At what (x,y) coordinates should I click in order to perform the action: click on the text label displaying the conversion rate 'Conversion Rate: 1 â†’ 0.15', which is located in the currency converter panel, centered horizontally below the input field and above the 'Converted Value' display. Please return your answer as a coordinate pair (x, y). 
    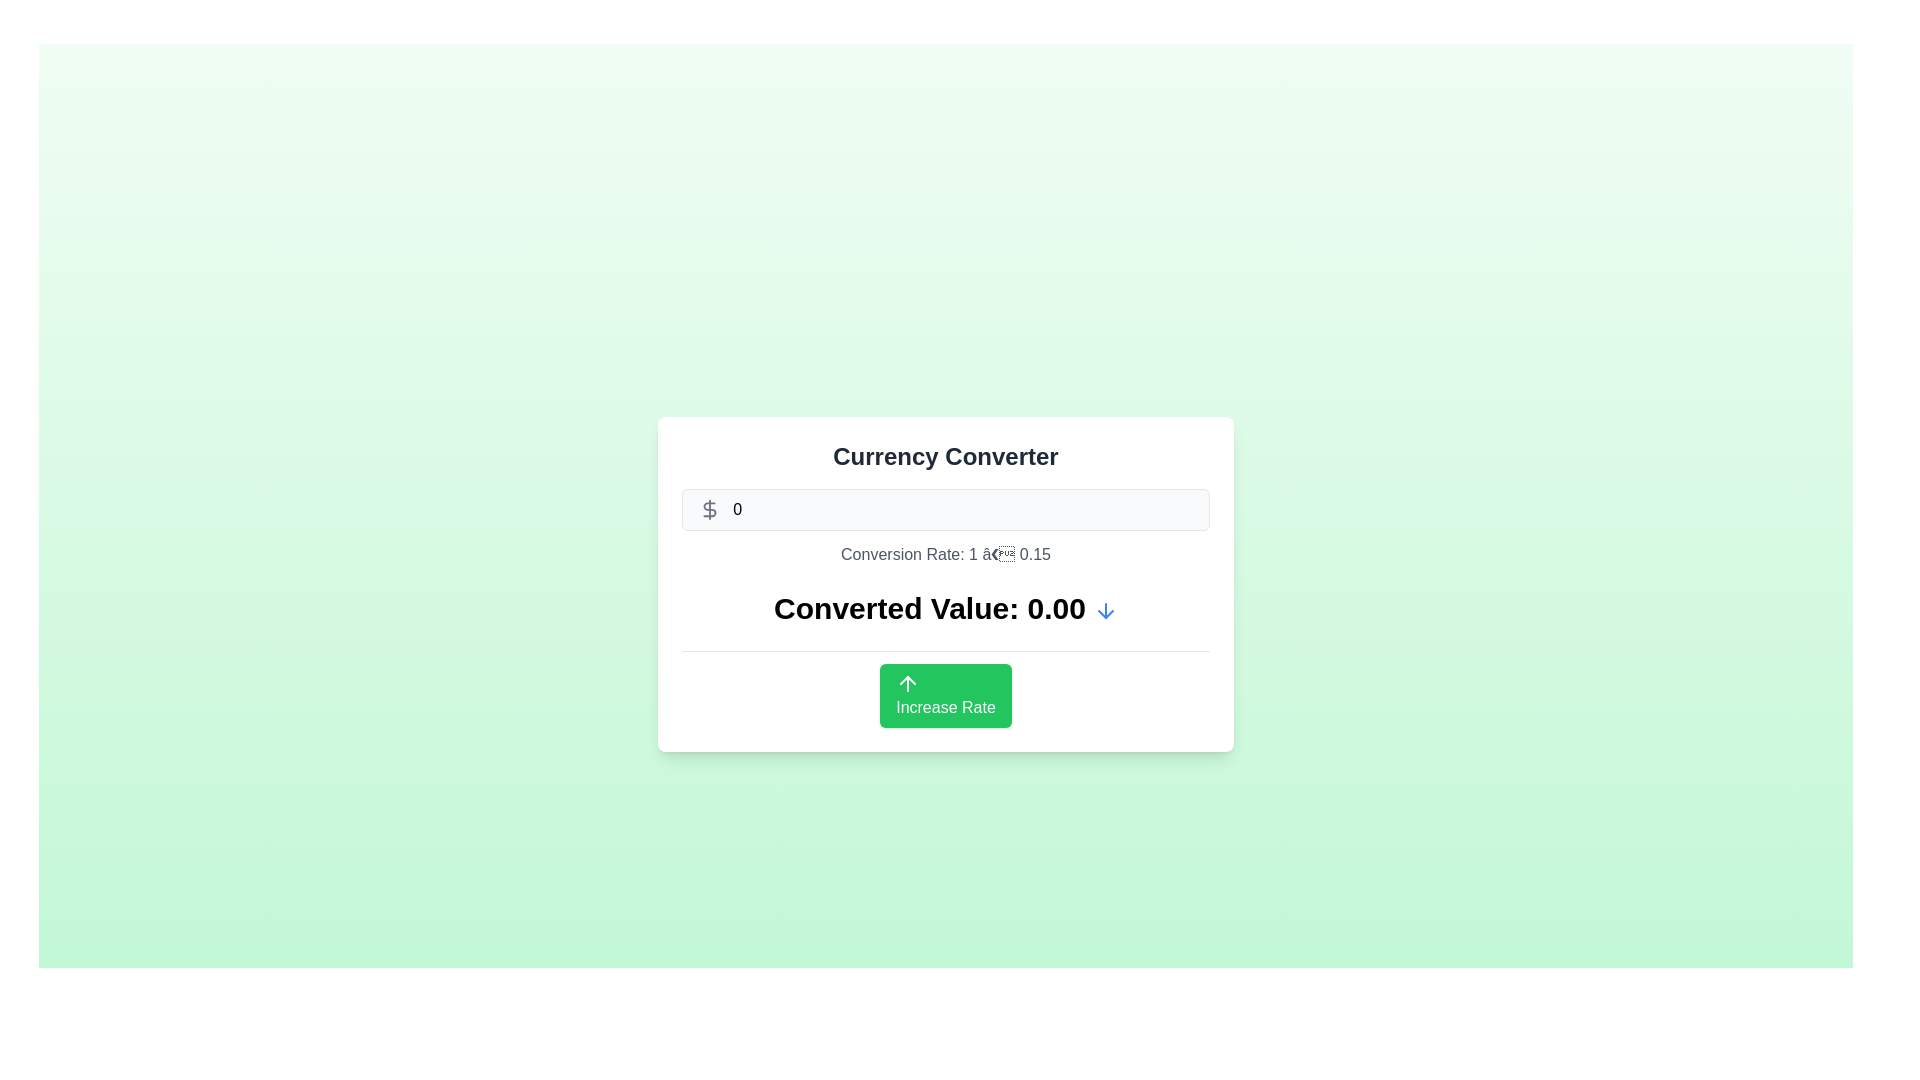
    Looking at the image, I should click on (944, 554).